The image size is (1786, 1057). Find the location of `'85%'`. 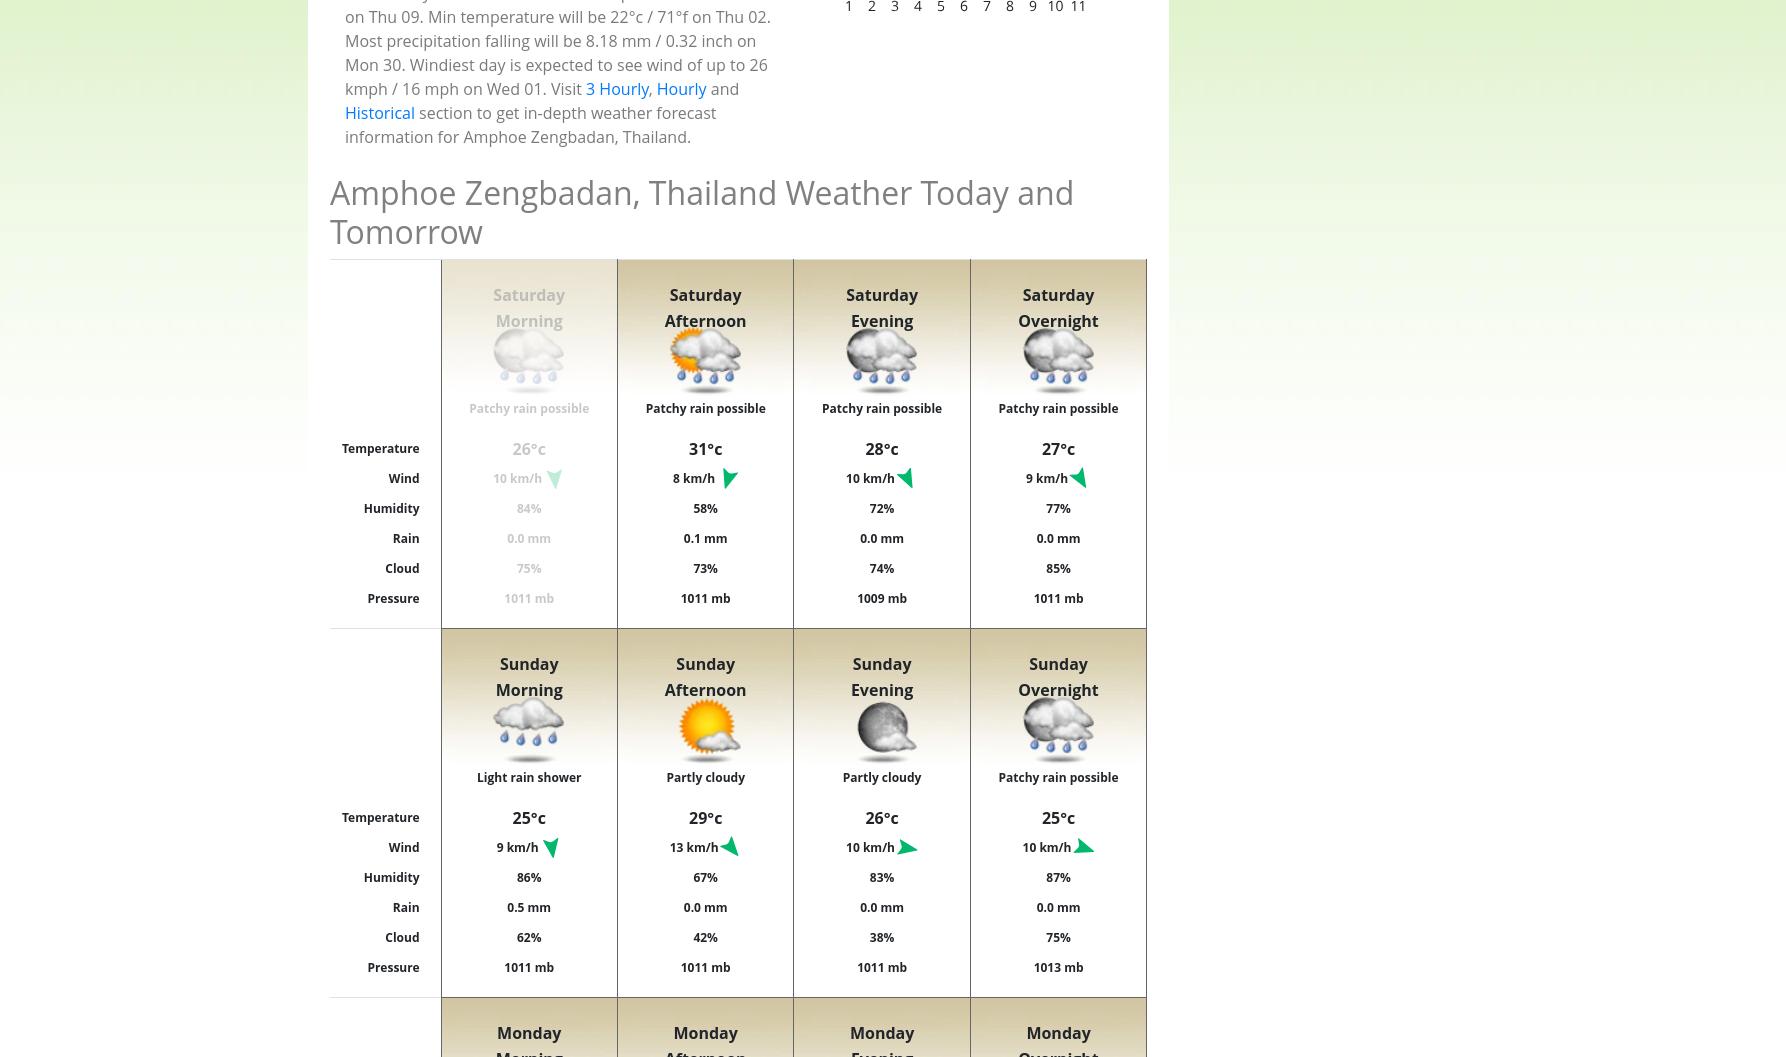

'85%' is located at coordinates (1057, 566).